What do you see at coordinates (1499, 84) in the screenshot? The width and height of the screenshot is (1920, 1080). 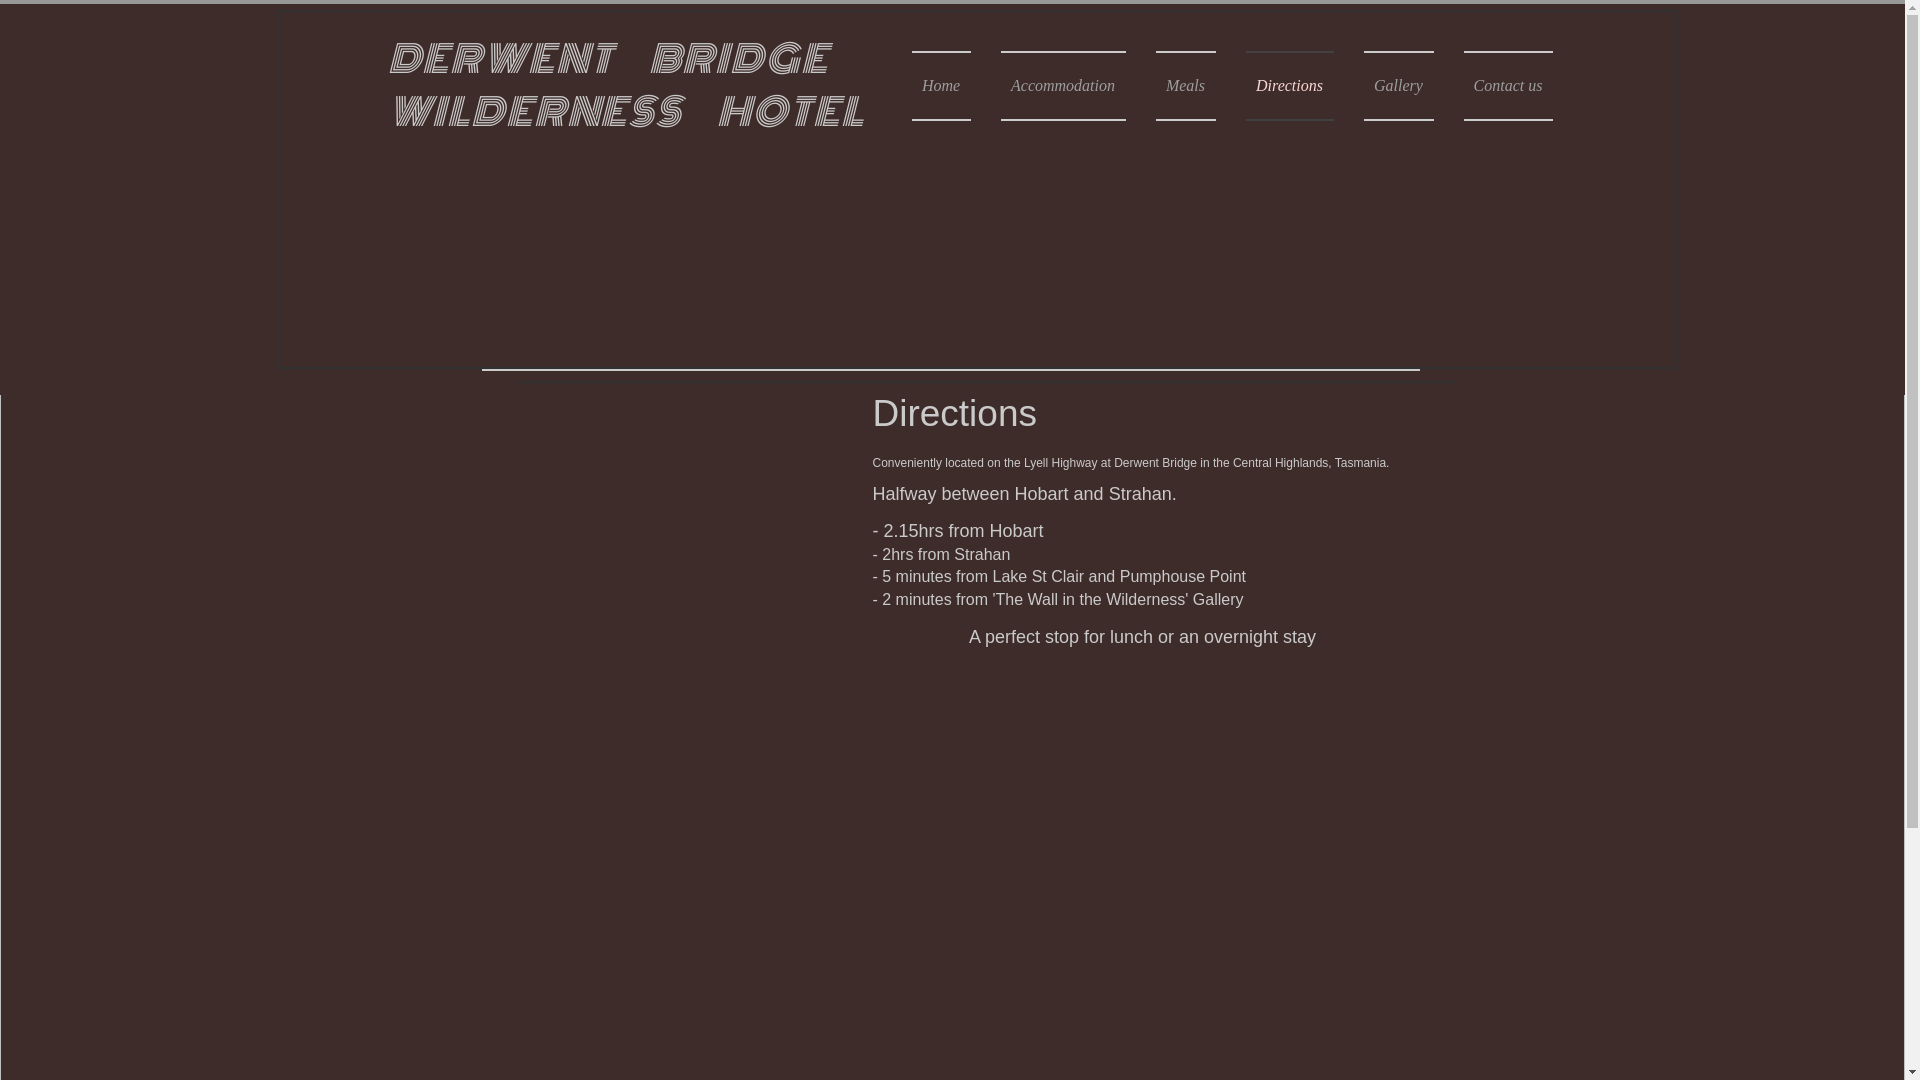 I see `'Contact us'` at bounding box center [1499, 84].